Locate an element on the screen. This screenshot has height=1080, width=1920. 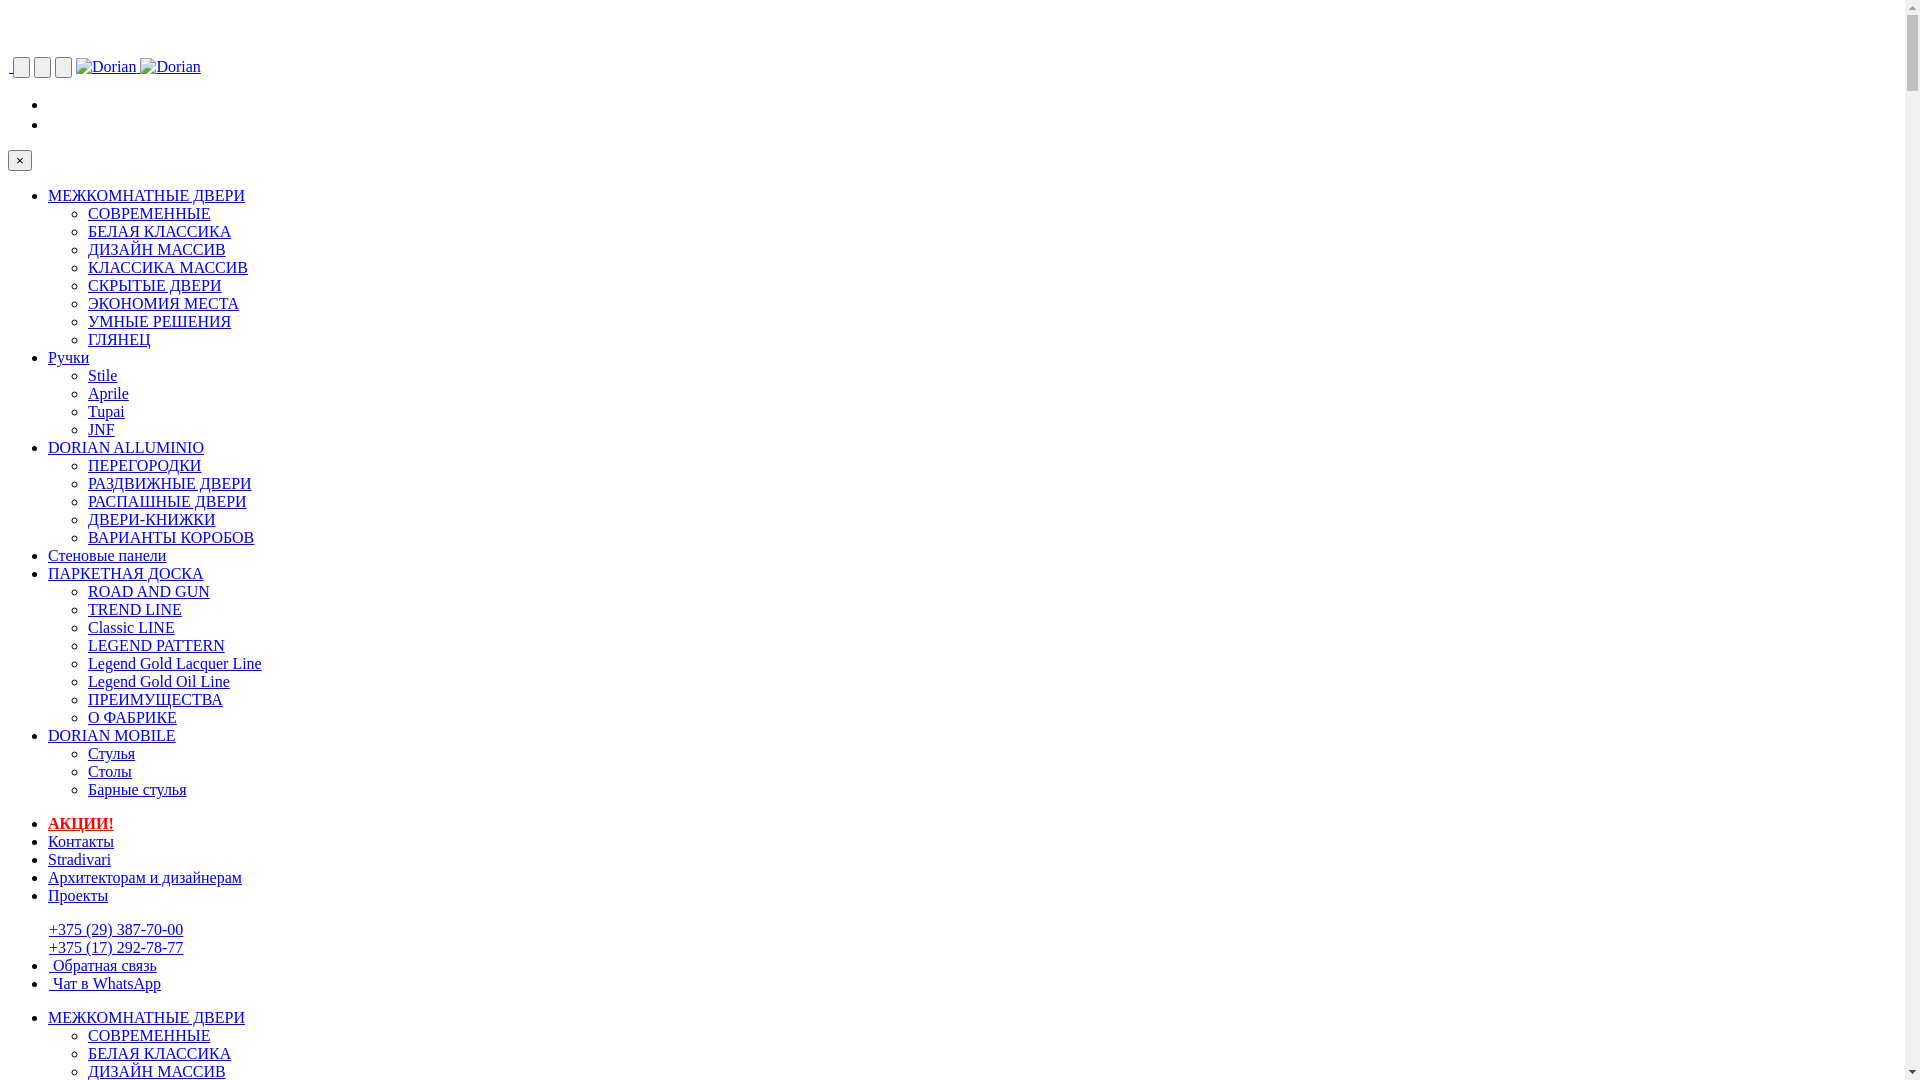
'+375 (29) 387-70-00' is located at coordinates (114, 929).